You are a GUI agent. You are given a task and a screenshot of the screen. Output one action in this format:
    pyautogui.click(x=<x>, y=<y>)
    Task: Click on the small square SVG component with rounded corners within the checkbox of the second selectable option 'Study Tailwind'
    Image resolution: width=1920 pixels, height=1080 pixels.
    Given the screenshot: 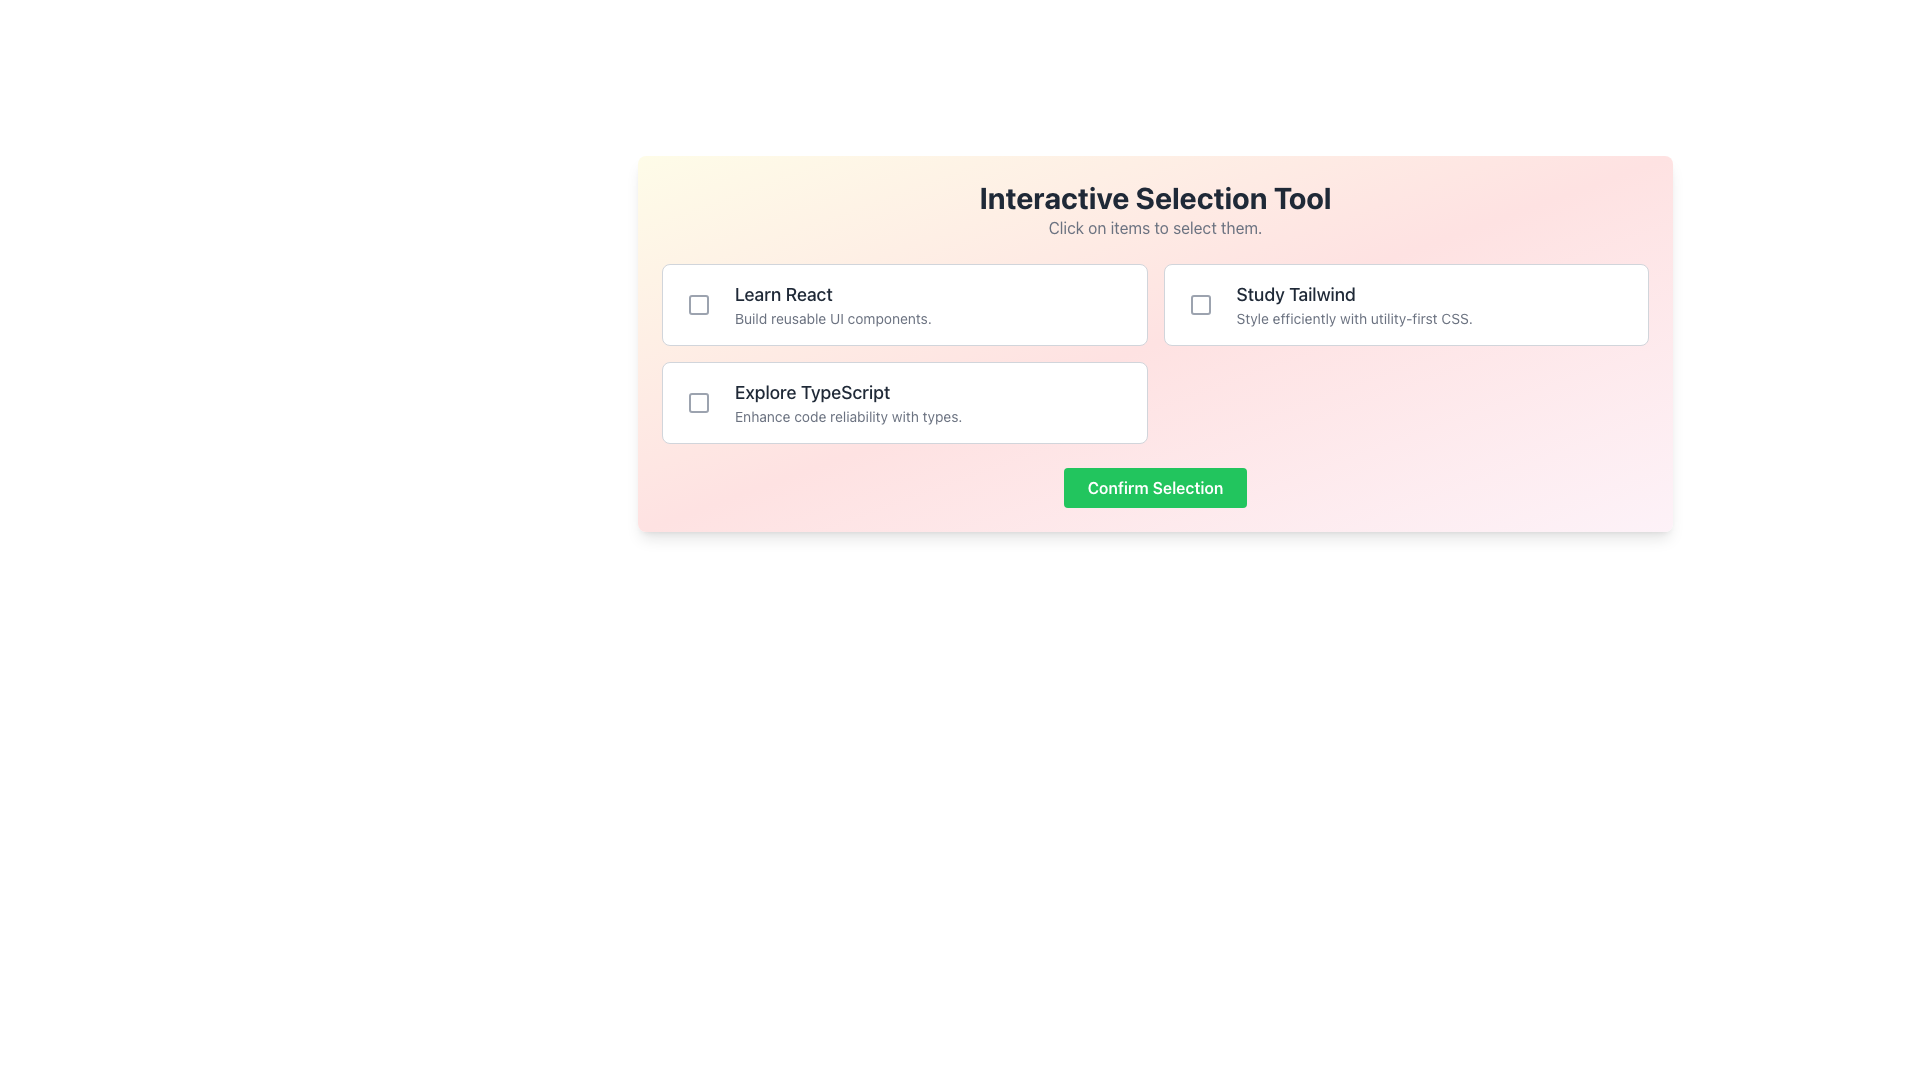 What is the action you would take?
    pyautogui.click(x=1200, y=304)
    